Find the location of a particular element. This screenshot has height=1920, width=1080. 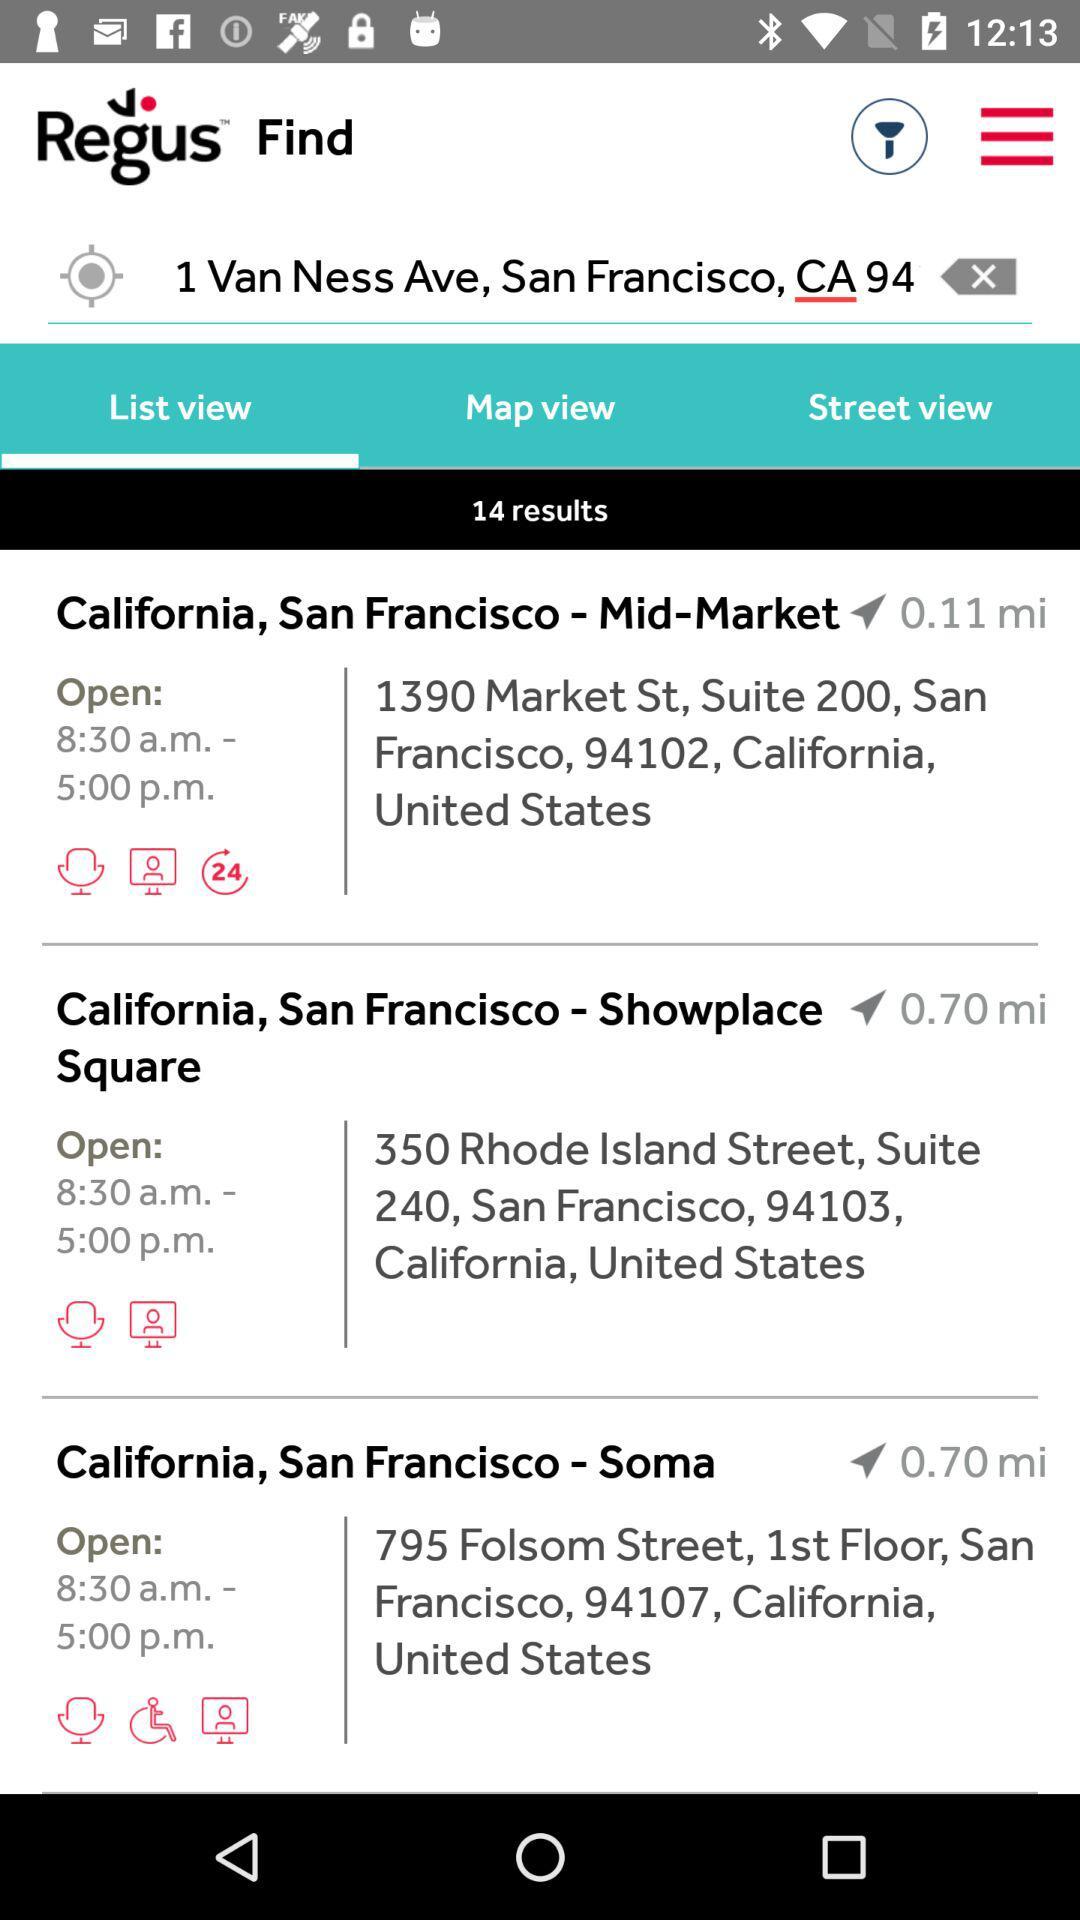

item to the left of the 350 rhode island is located at coordinates (344, 1233).